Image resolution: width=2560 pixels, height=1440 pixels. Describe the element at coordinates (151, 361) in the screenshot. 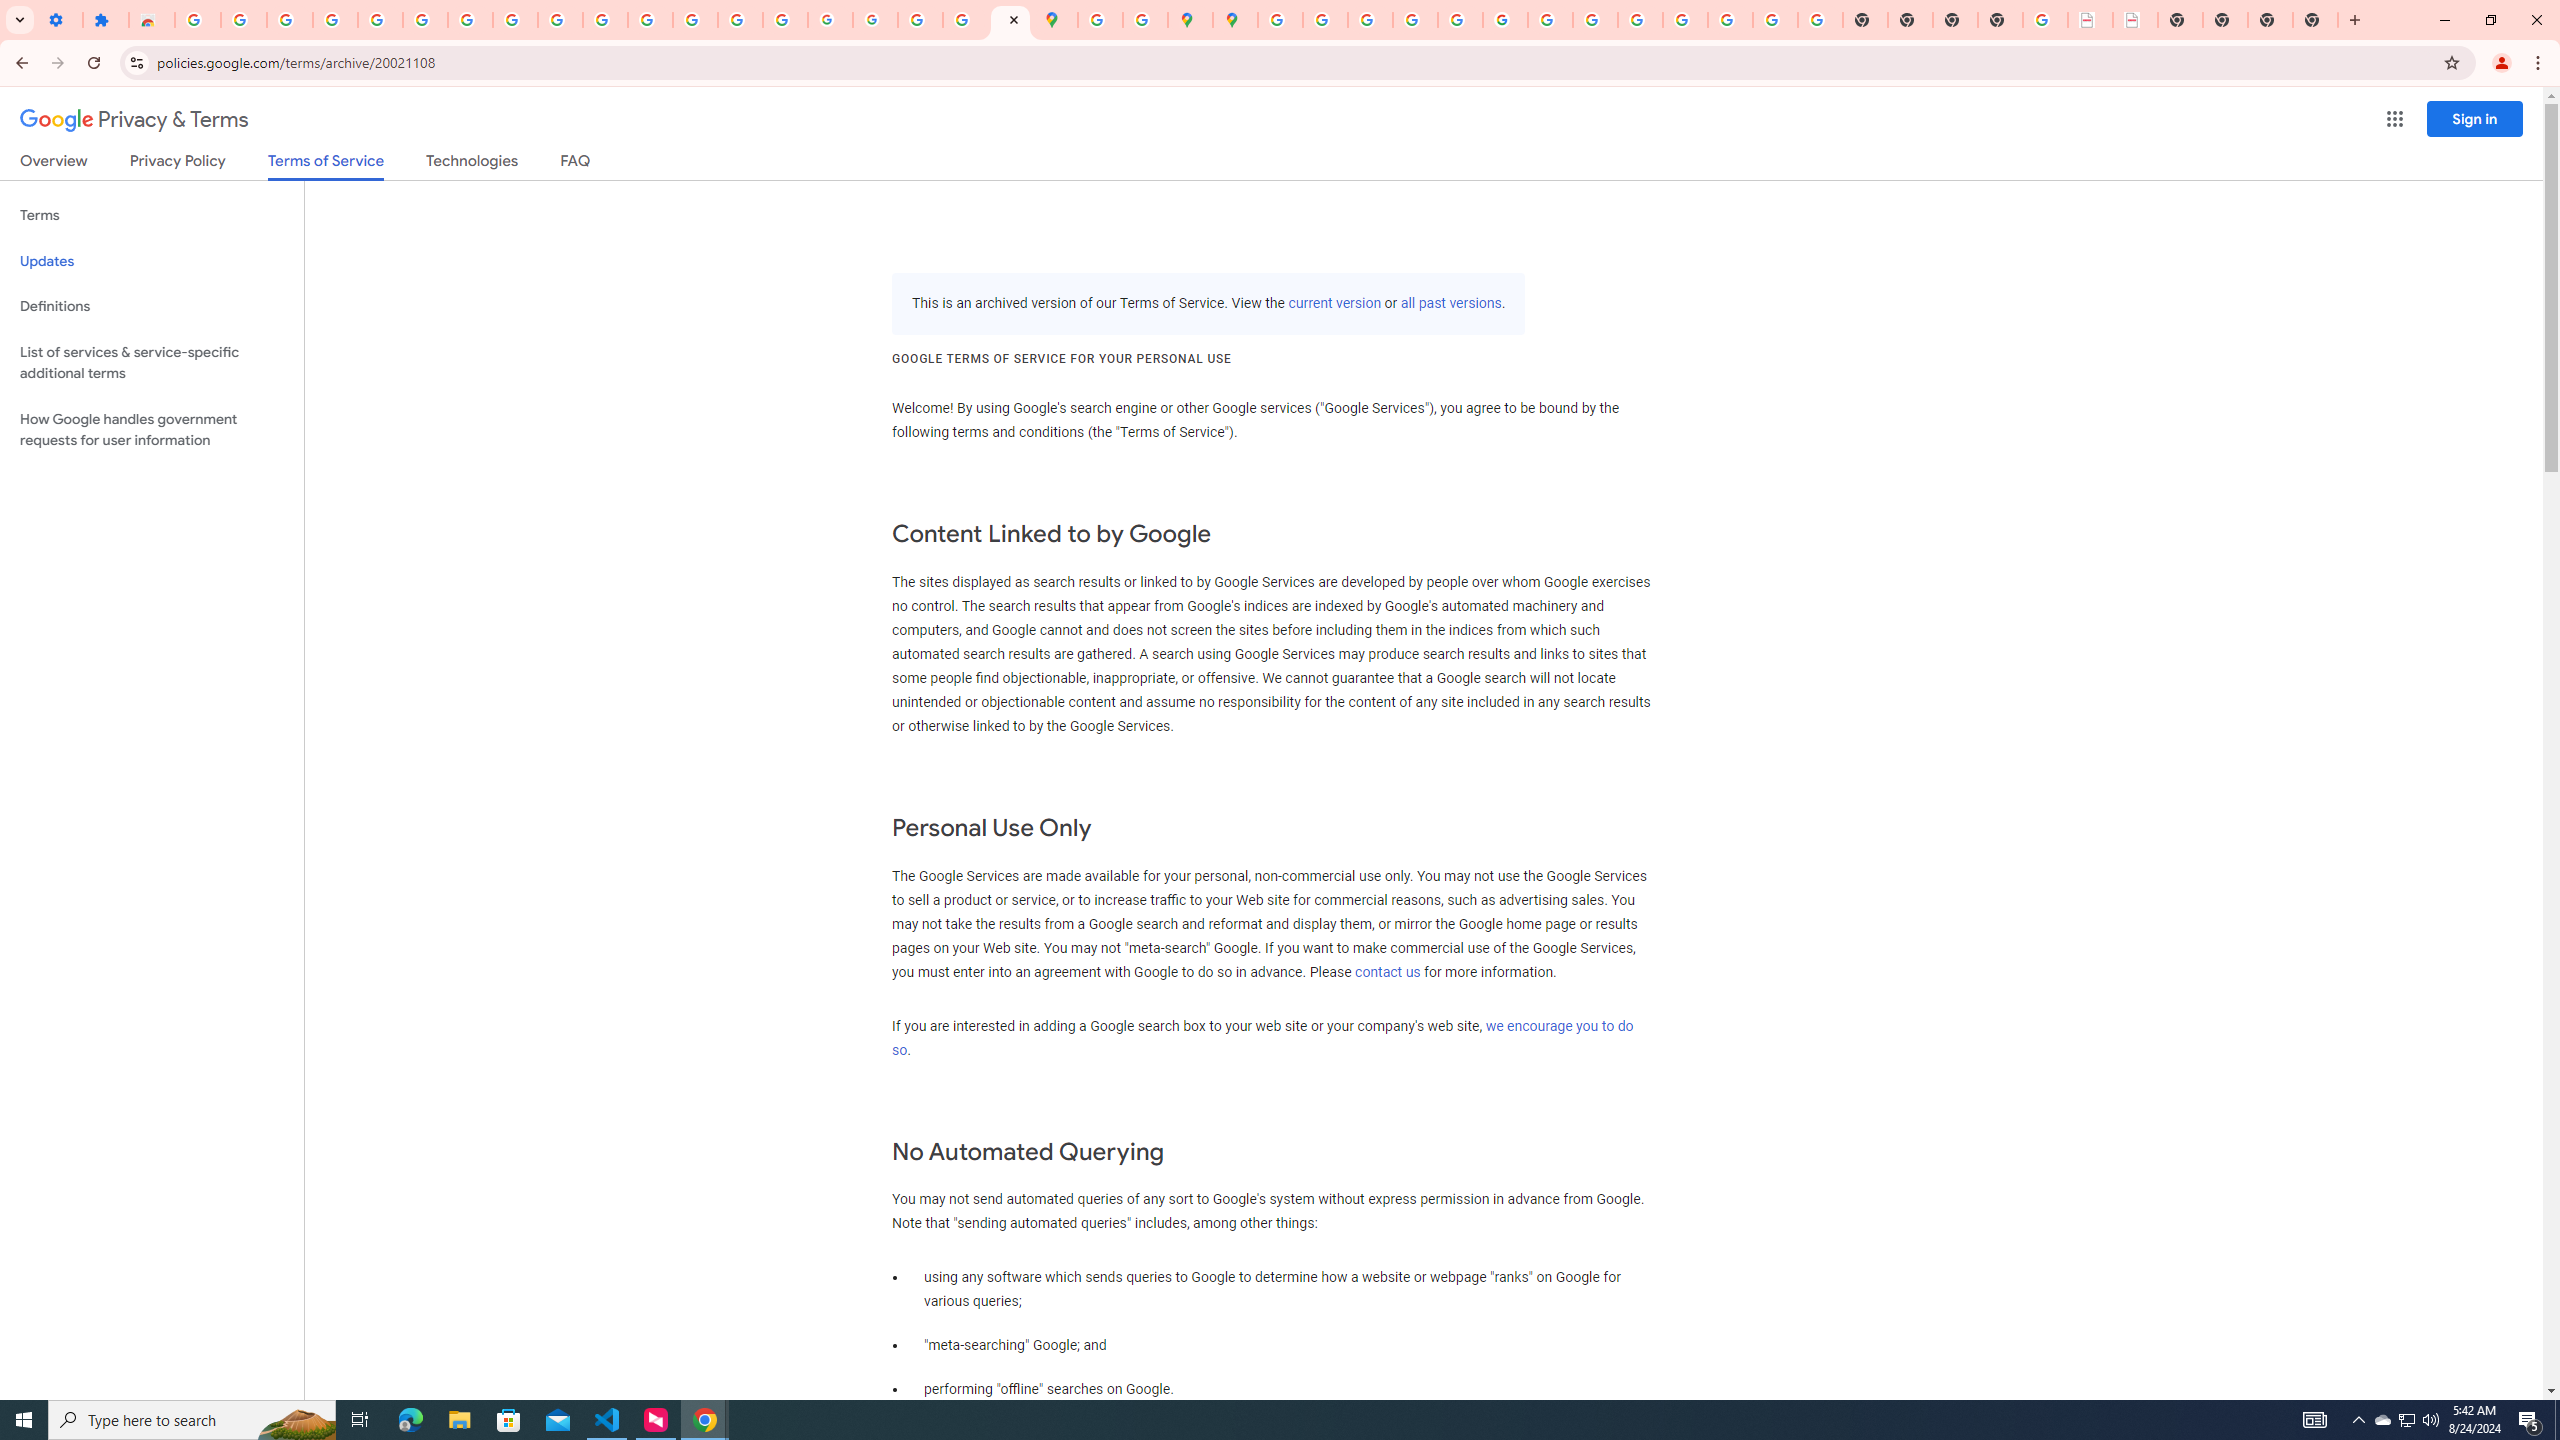

I see `'List of services & service-specific additional terms'` at that location.